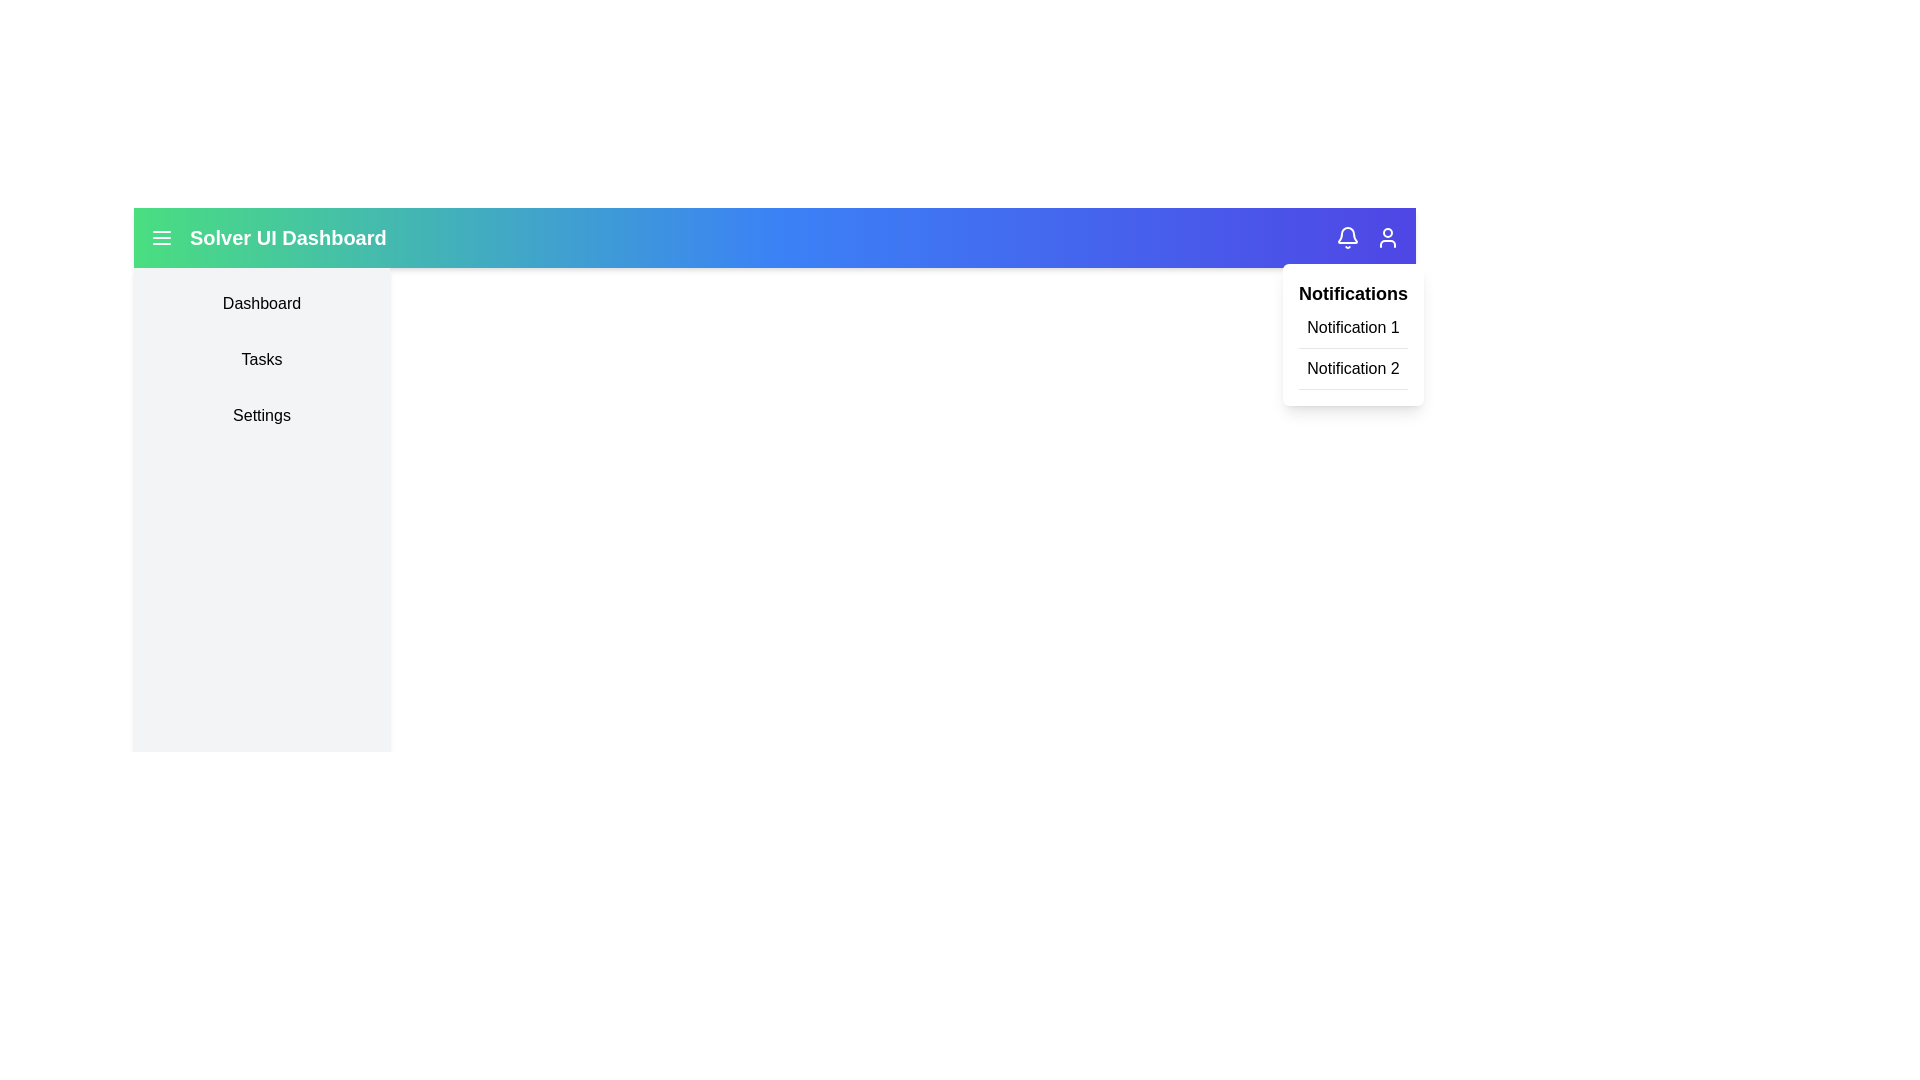 The width and height of the screenshot is (1920, 1080). I want to click on the bold title text labeled 'Solver UI Dashboard' located in the navigation bar at the top-left corner of the interface, so click(287, 237).